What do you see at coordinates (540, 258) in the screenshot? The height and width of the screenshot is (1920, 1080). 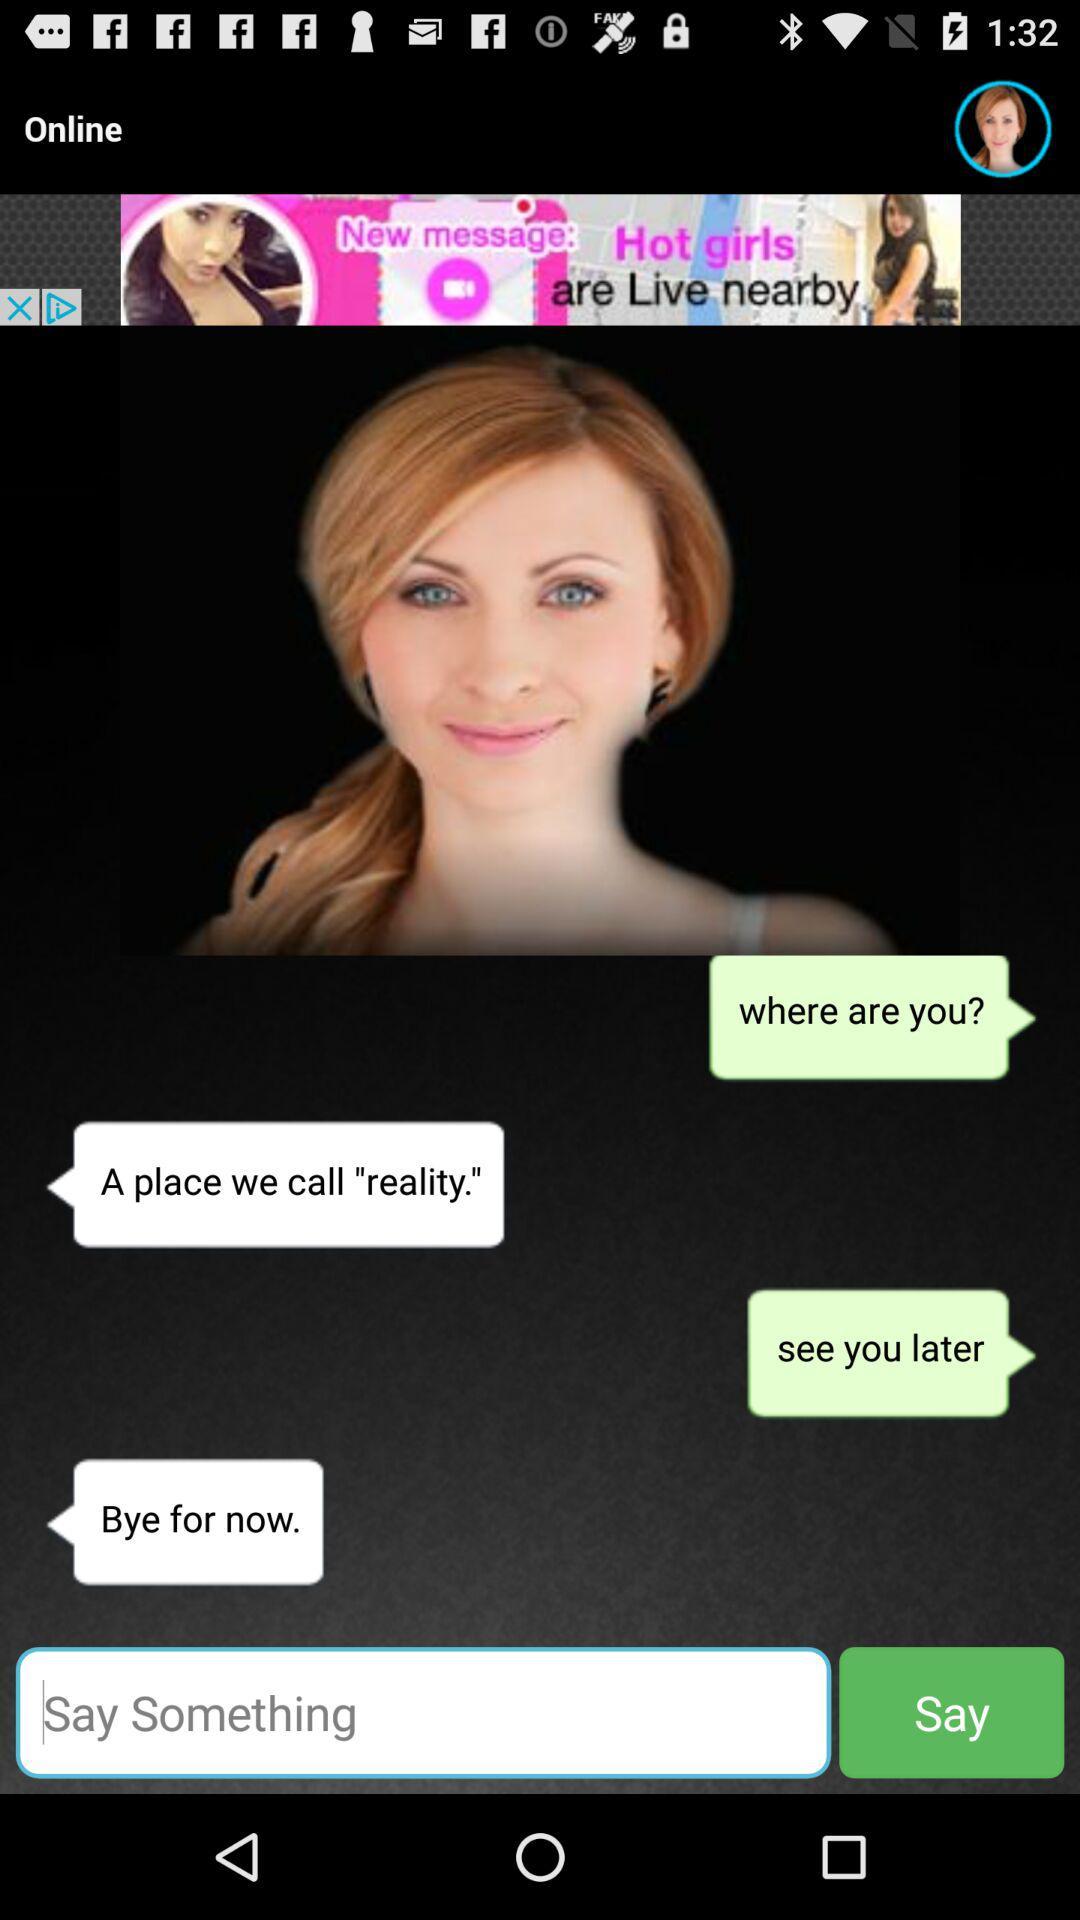 I see `advertisement` at bounding box center [540, 258].